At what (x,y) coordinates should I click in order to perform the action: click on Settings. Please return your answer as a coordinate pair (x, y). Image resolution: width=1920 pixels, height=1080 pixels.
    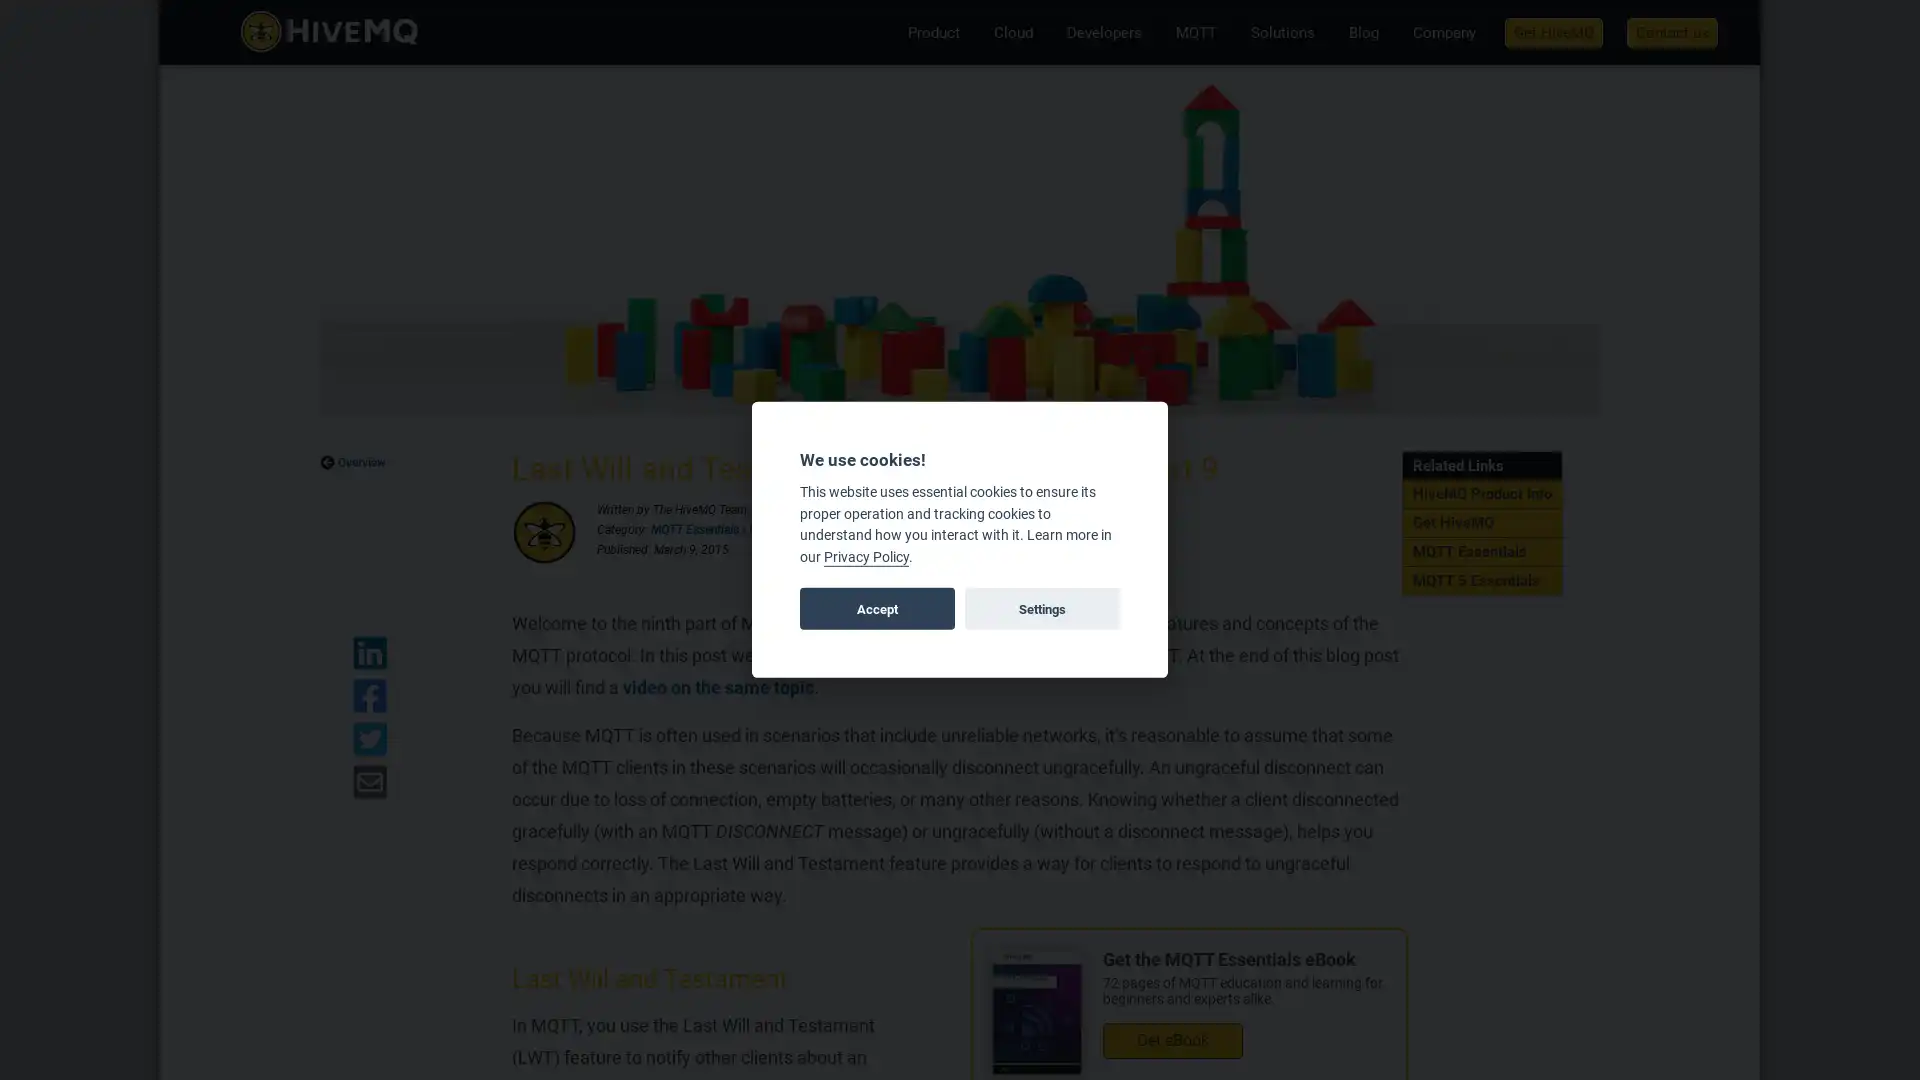
    Looking at the image, I should click on (1040, 608).